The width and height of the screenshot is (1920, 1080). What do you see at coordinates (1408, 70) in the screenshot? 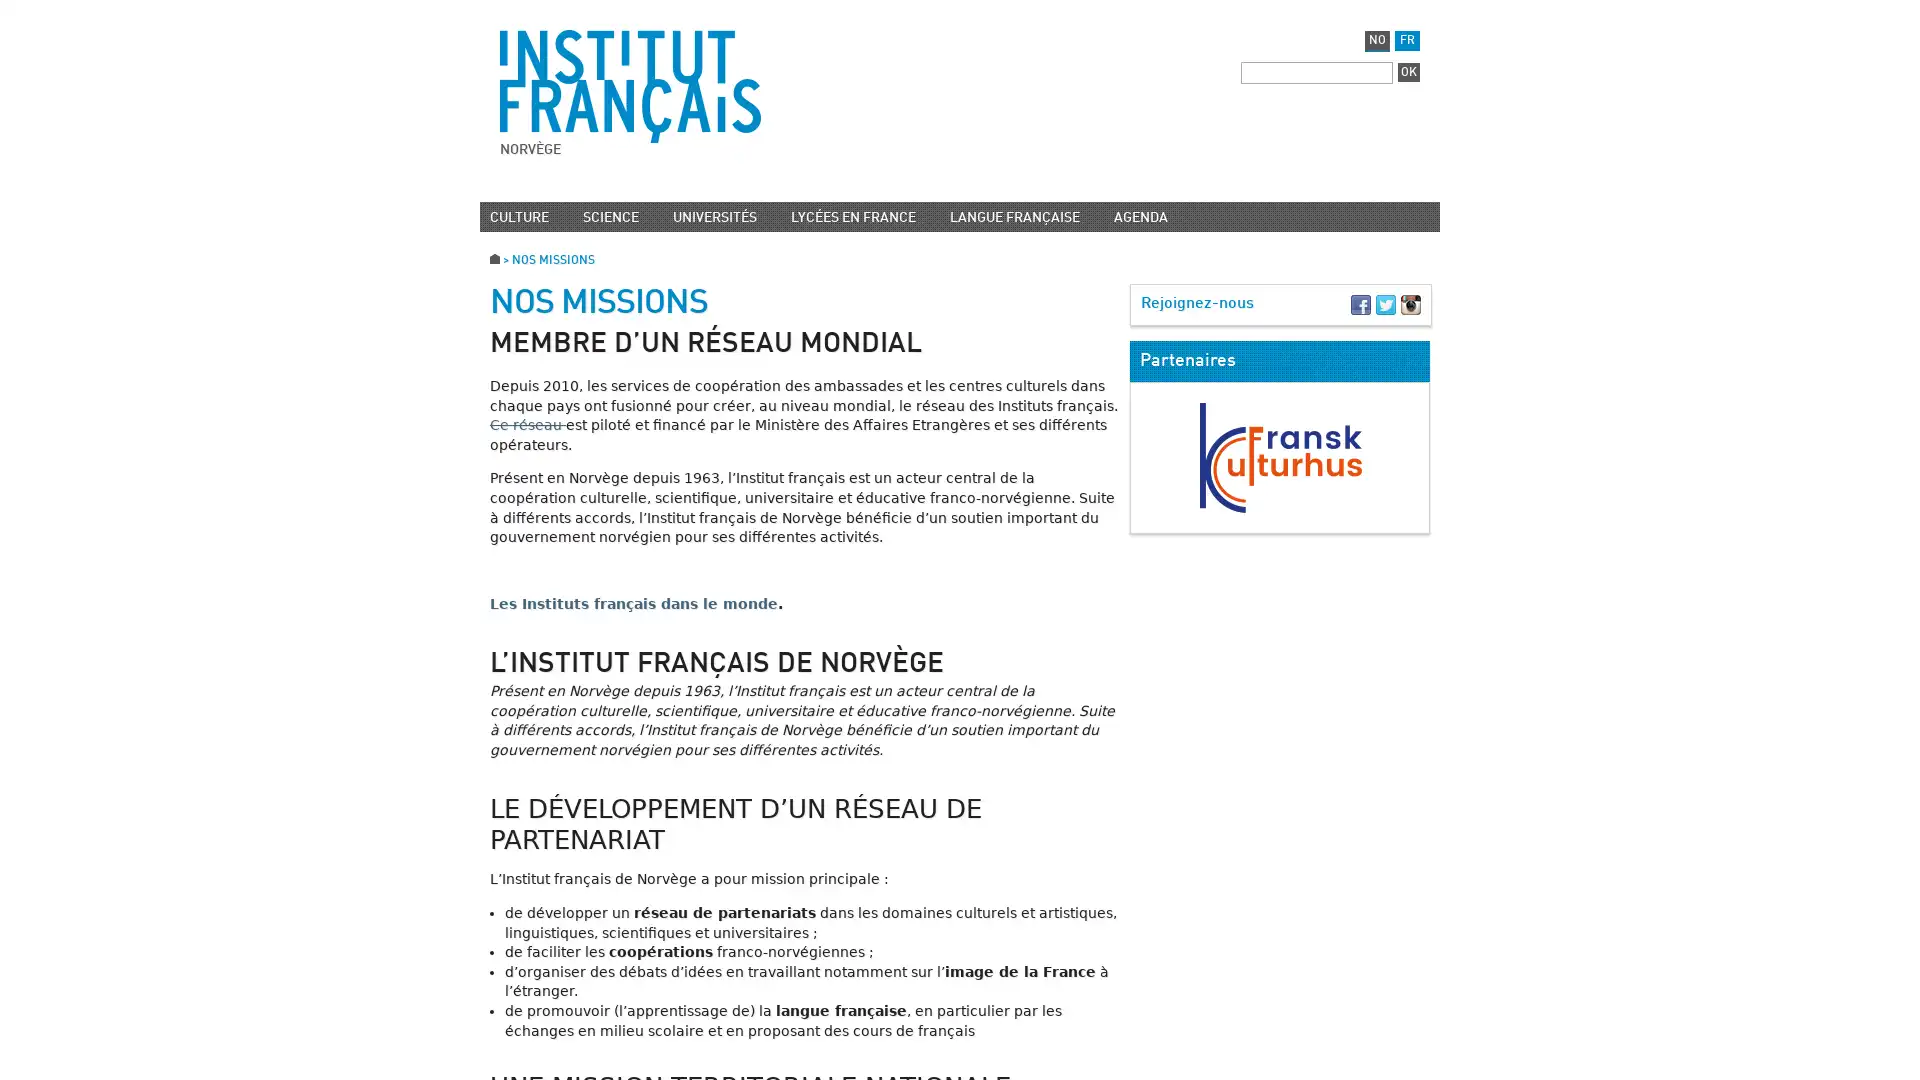
I see `OK` at bounding box center [1408, 70].